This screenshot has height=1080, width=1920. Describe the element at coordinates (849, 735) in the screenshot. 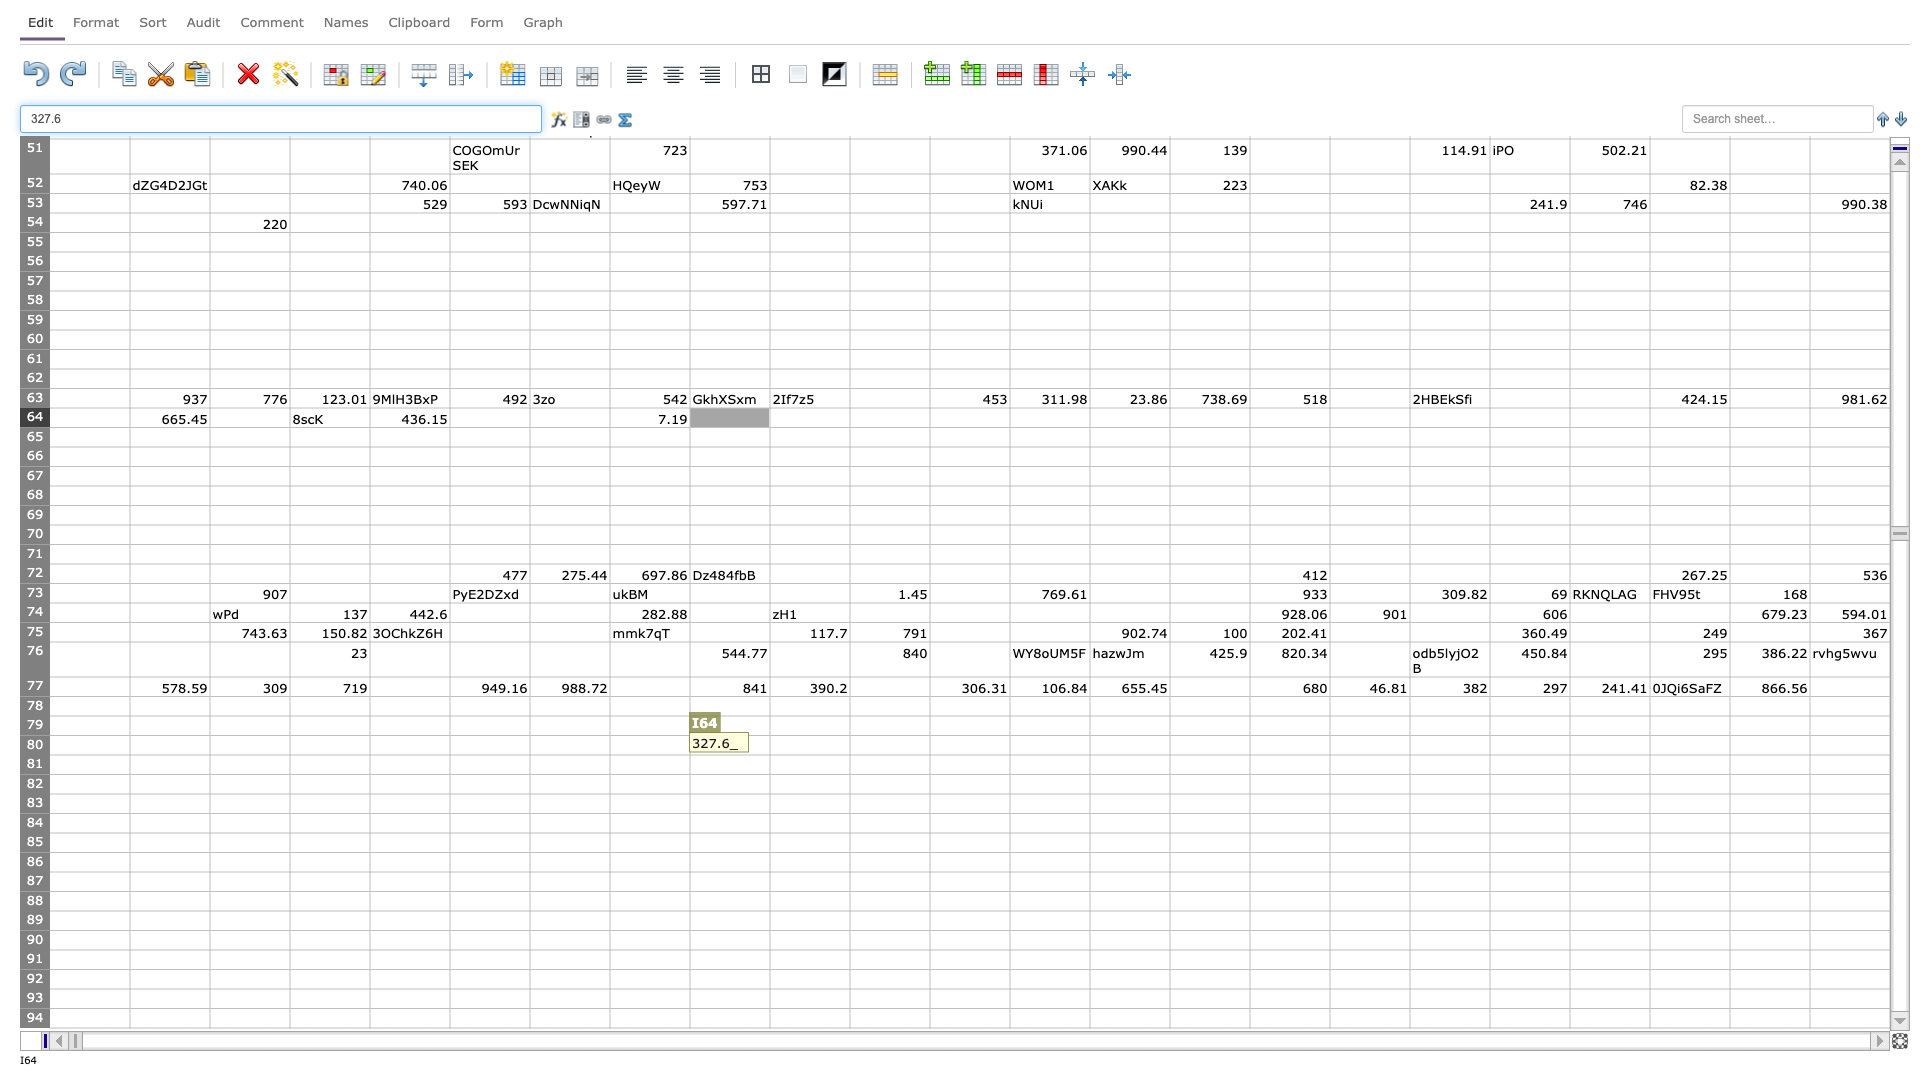

I see `Place cursor on top left corner of K80` at that location.